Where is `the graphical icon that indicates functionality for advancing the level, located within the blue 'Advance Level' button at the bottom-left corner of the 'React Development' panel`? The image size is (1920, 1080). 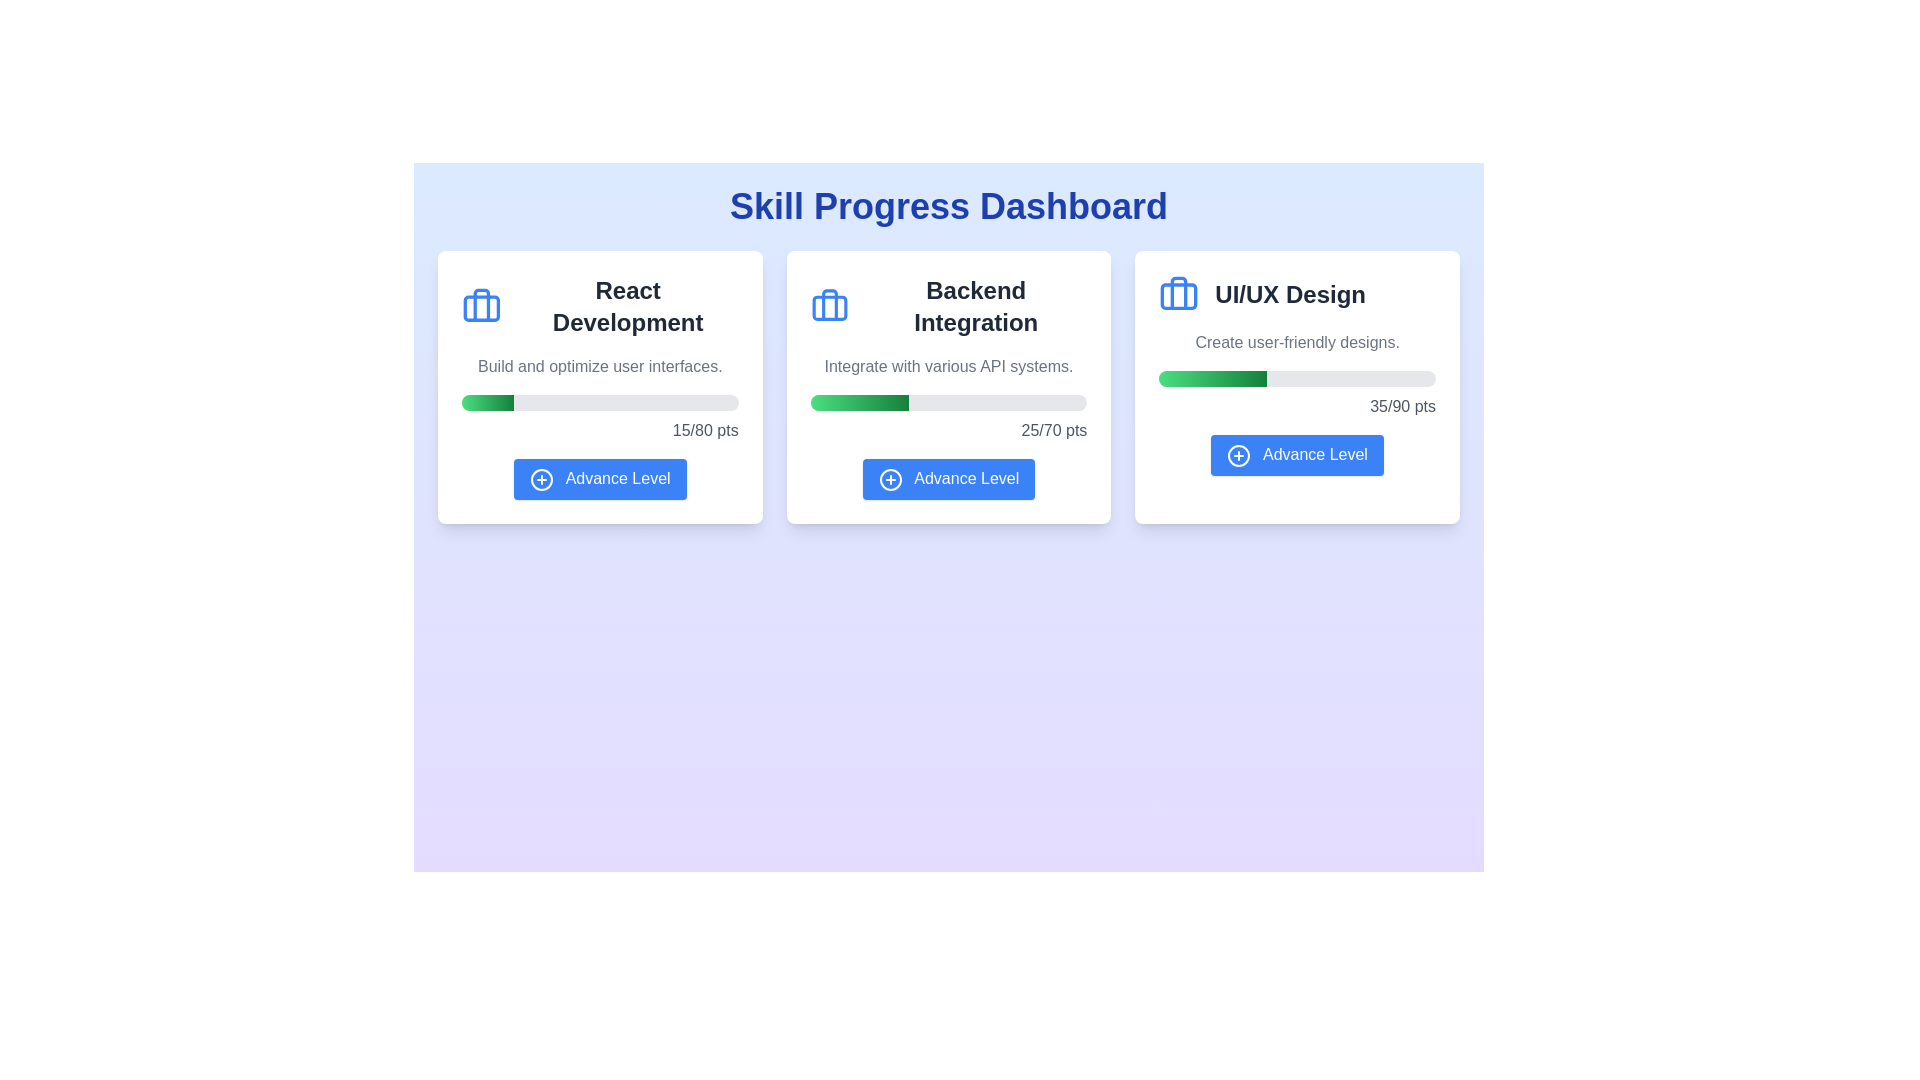 the graphical icon that indicates functionality for advancing the level, located within the blue 'Advance Level' button at the bottom-left corner of the 'React Development' panel is located at coordinates (542, 479).